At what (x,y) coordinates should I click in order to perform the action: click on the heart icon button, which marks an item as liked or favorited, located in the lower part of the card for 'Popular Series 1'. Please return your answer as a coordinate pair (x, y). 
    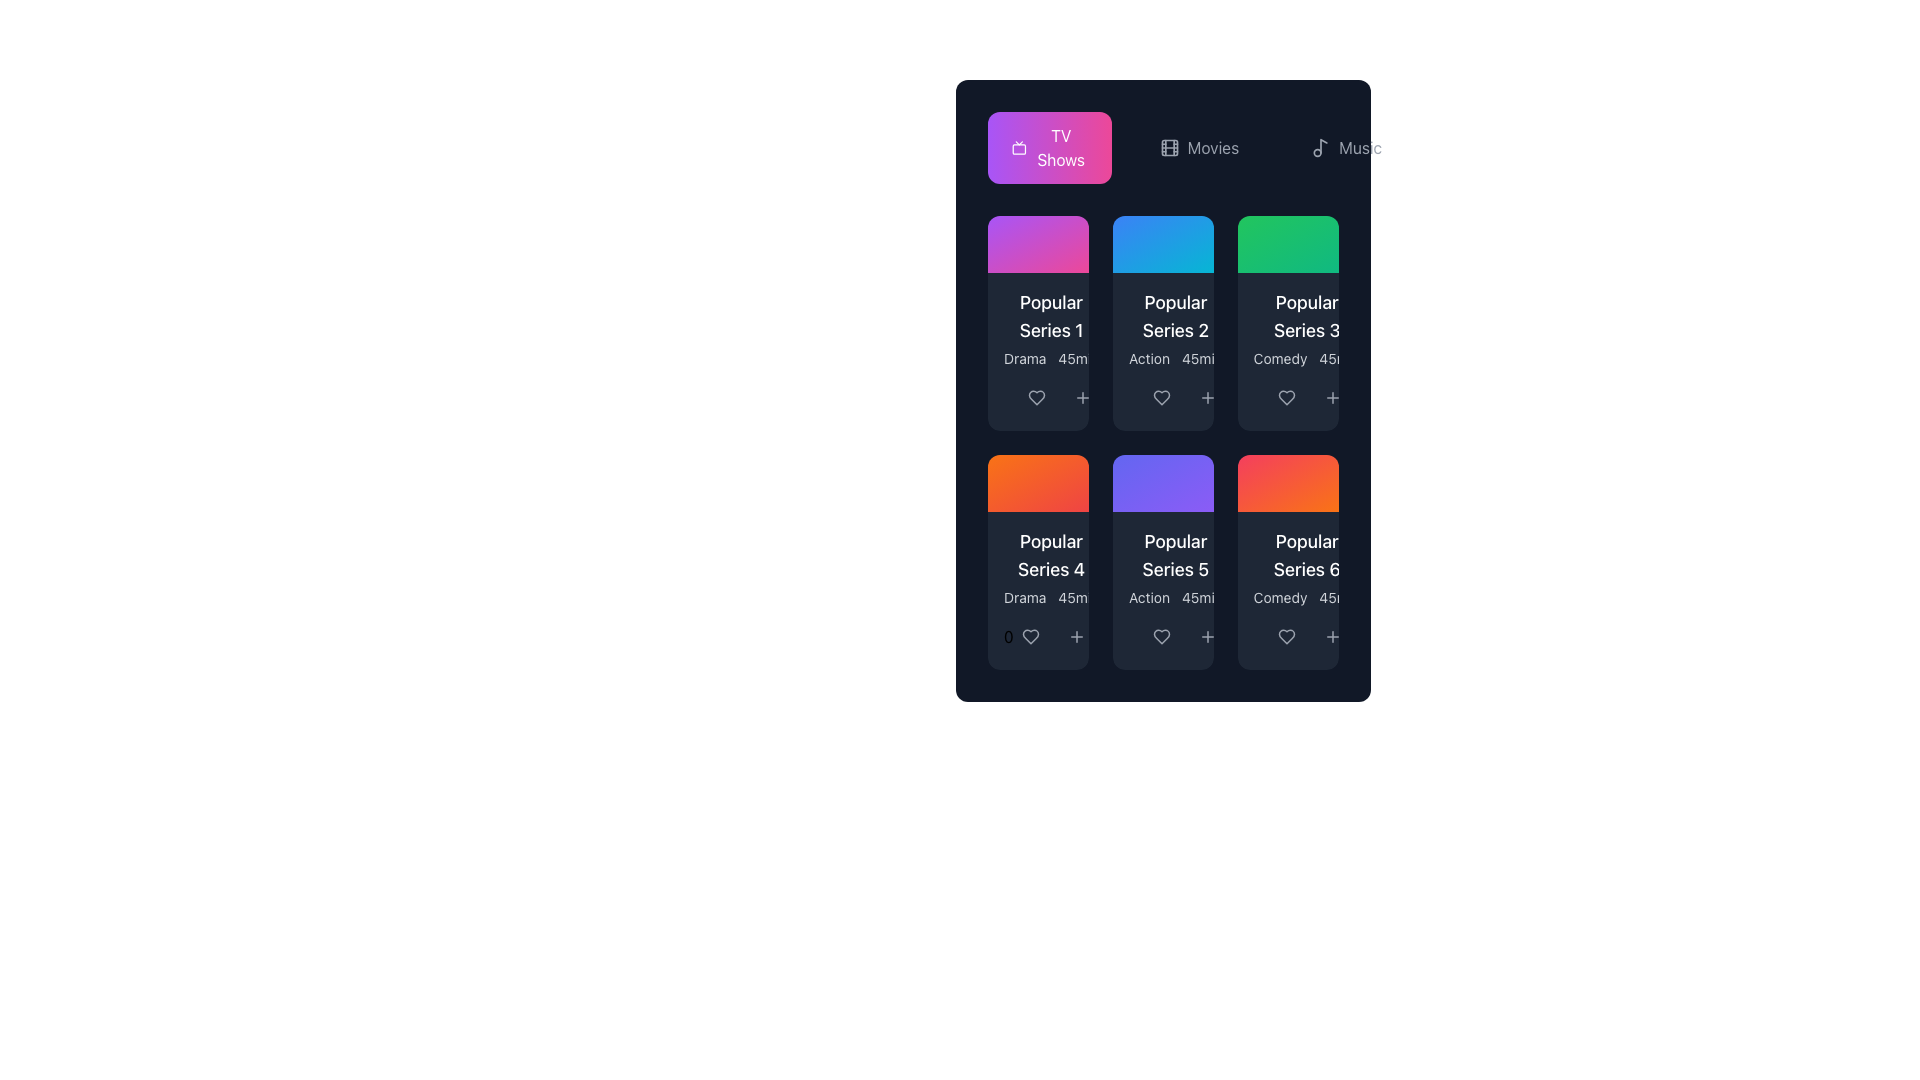
    Looking at the image, I should click on (1036, 397).